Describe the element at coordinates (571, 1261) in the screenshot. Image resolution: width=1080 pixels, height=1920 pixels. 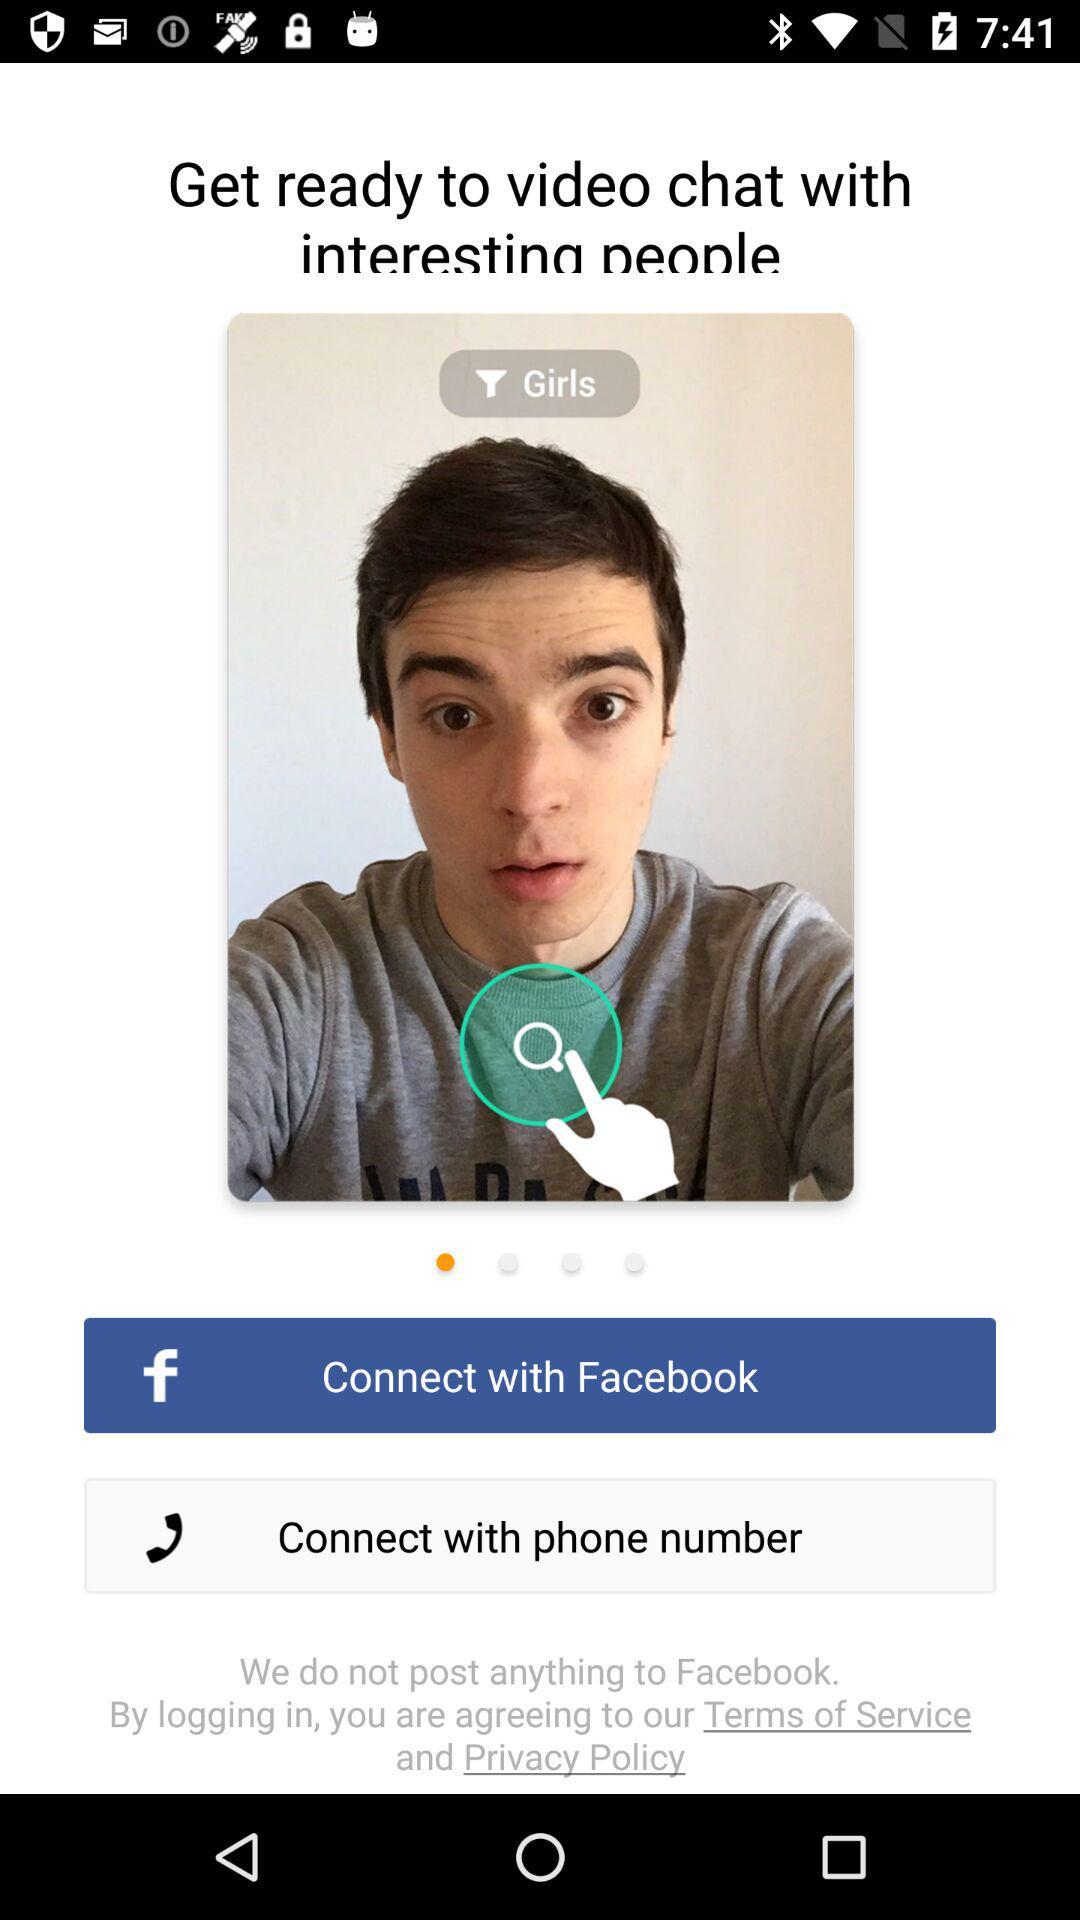
I see `alerta para pagina` at that location.